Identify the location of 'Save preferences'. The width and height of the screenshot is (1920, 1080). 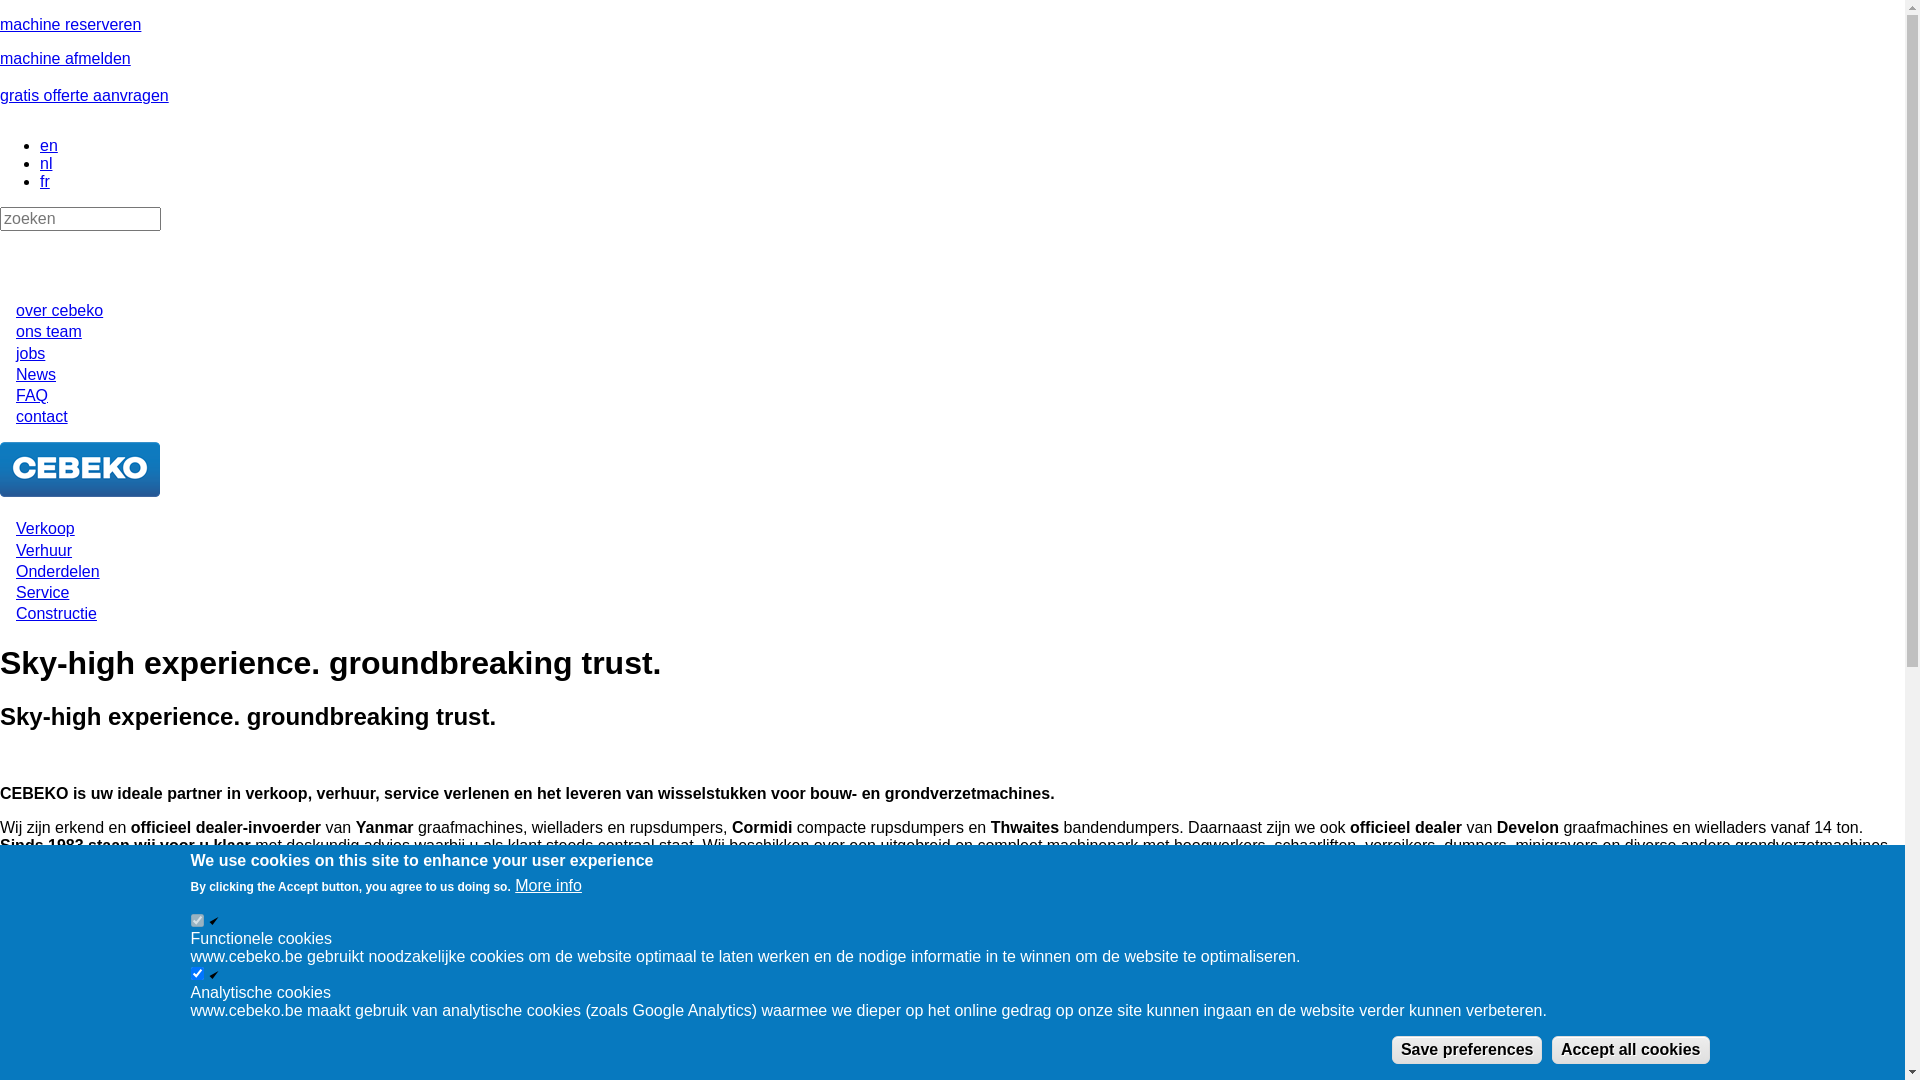
(1467, 1048).